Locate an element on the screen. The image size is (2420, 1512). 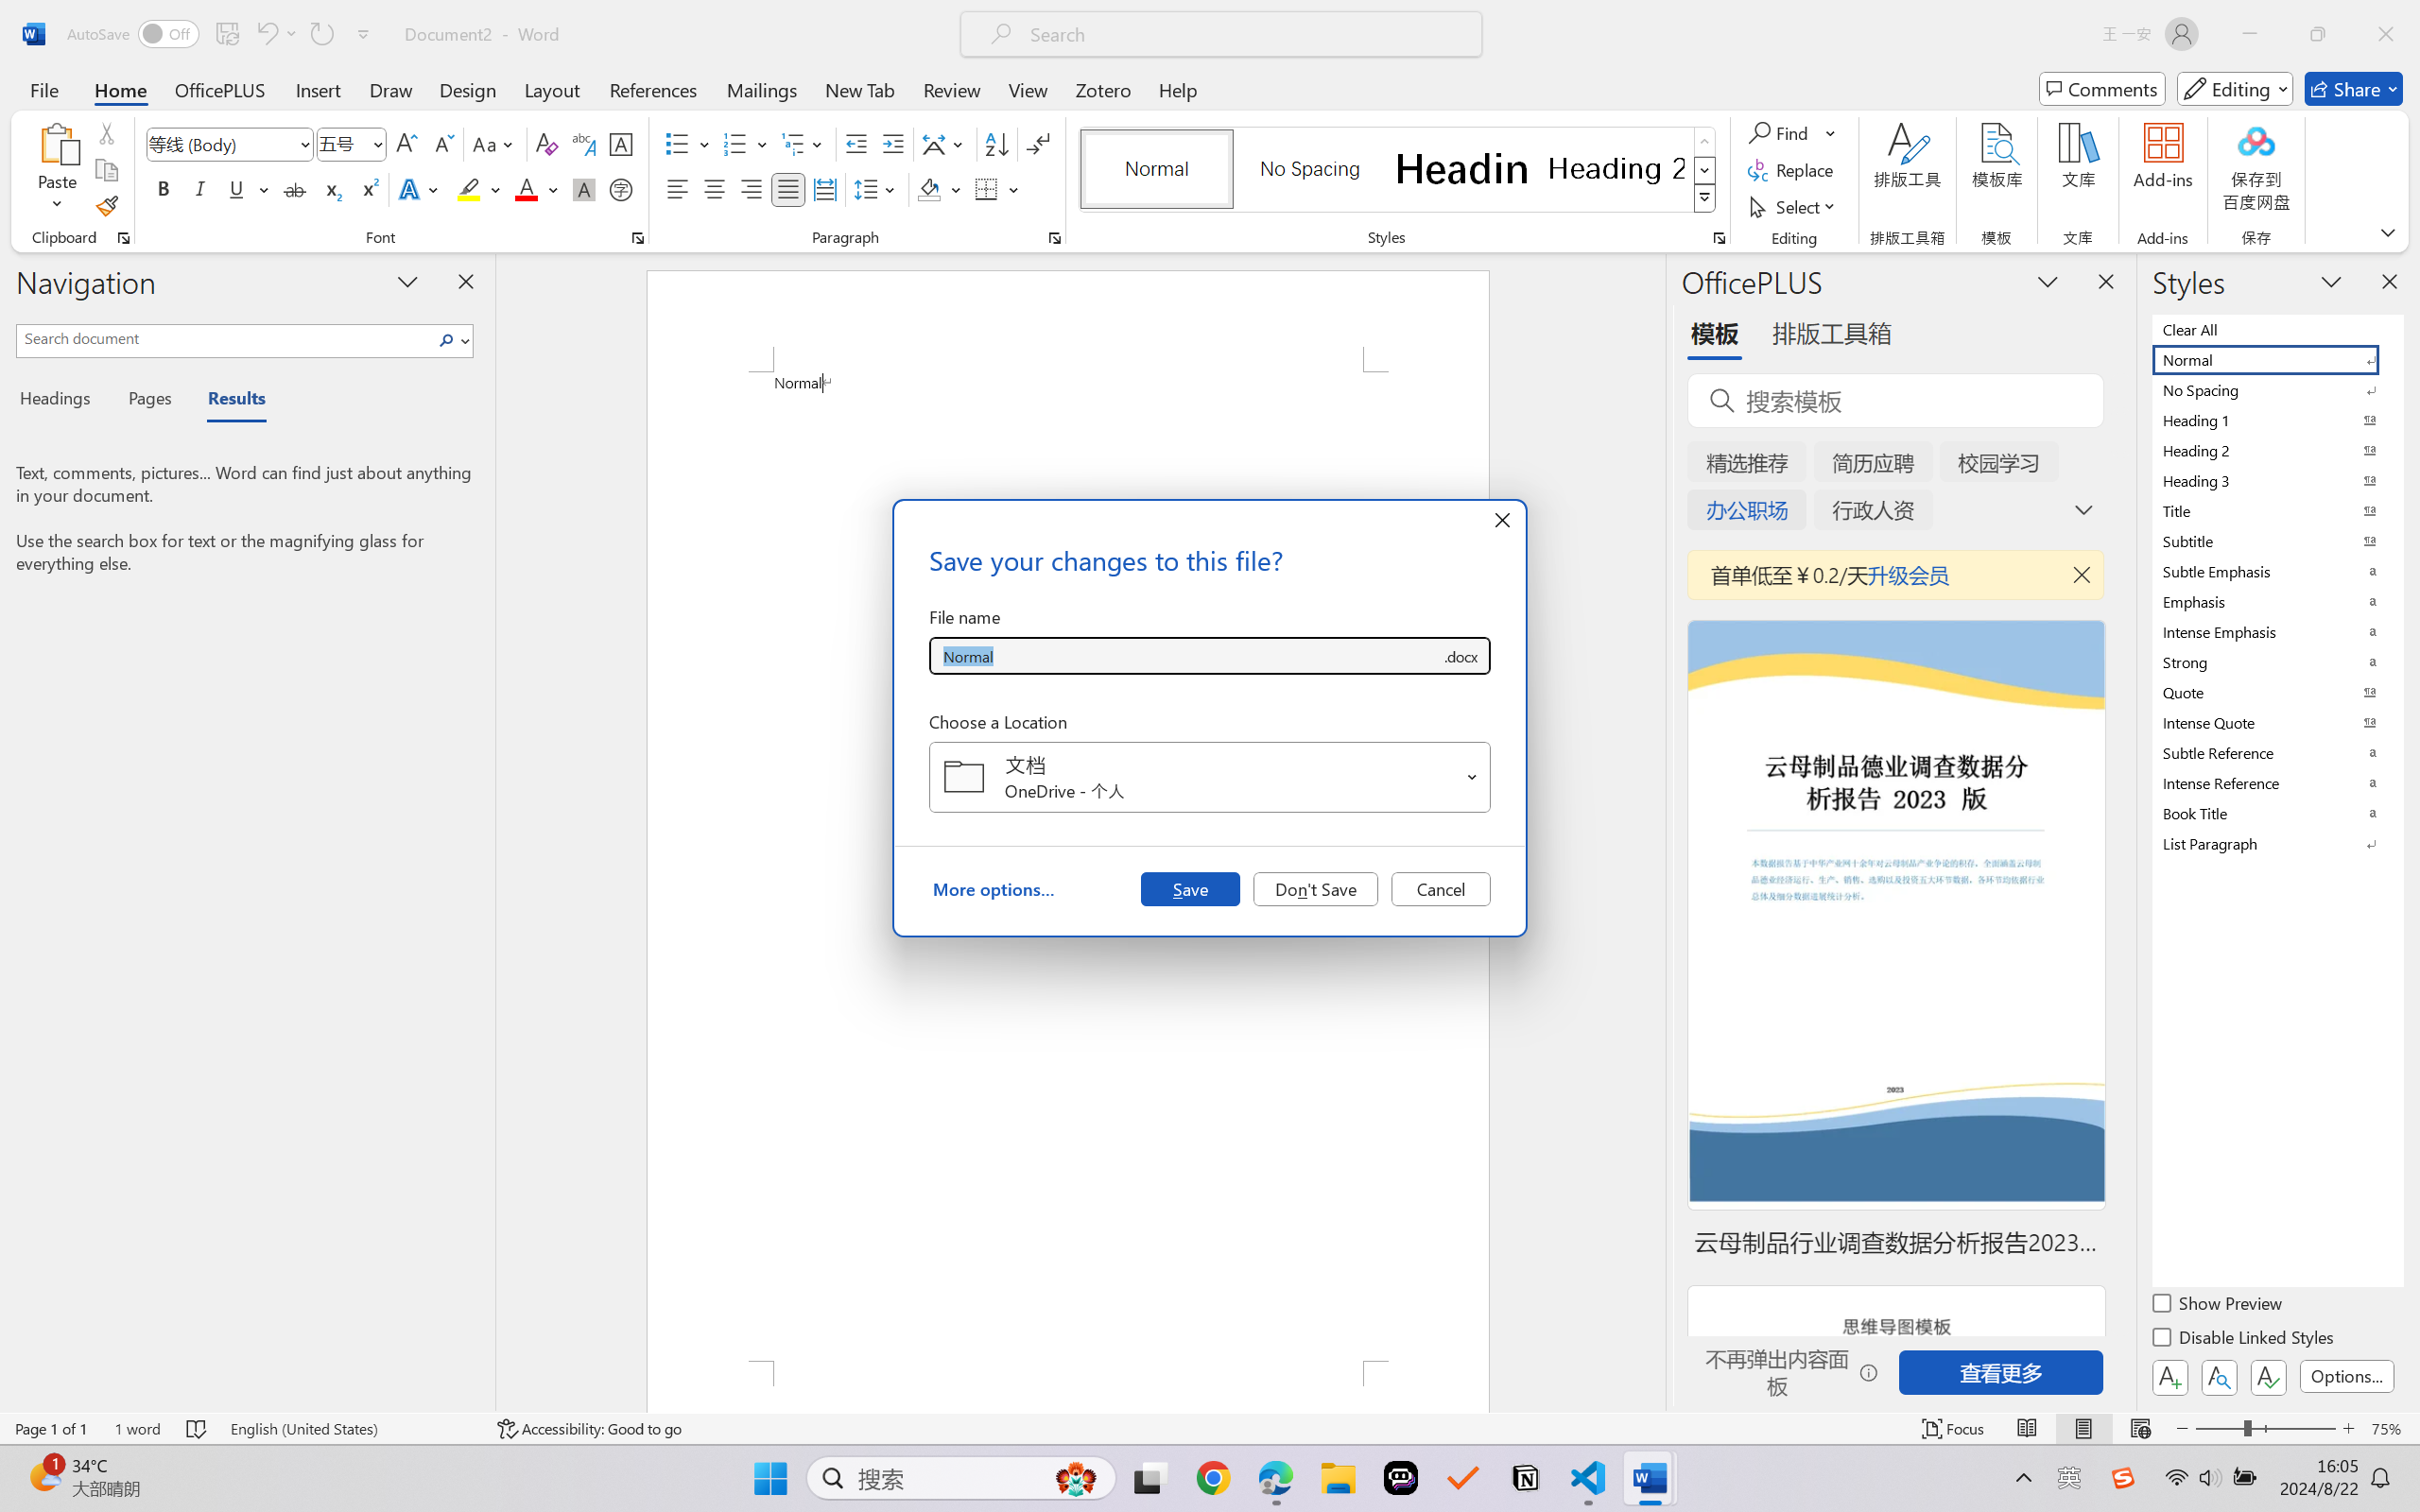
'Pages' is located at coordinates (147, 401).